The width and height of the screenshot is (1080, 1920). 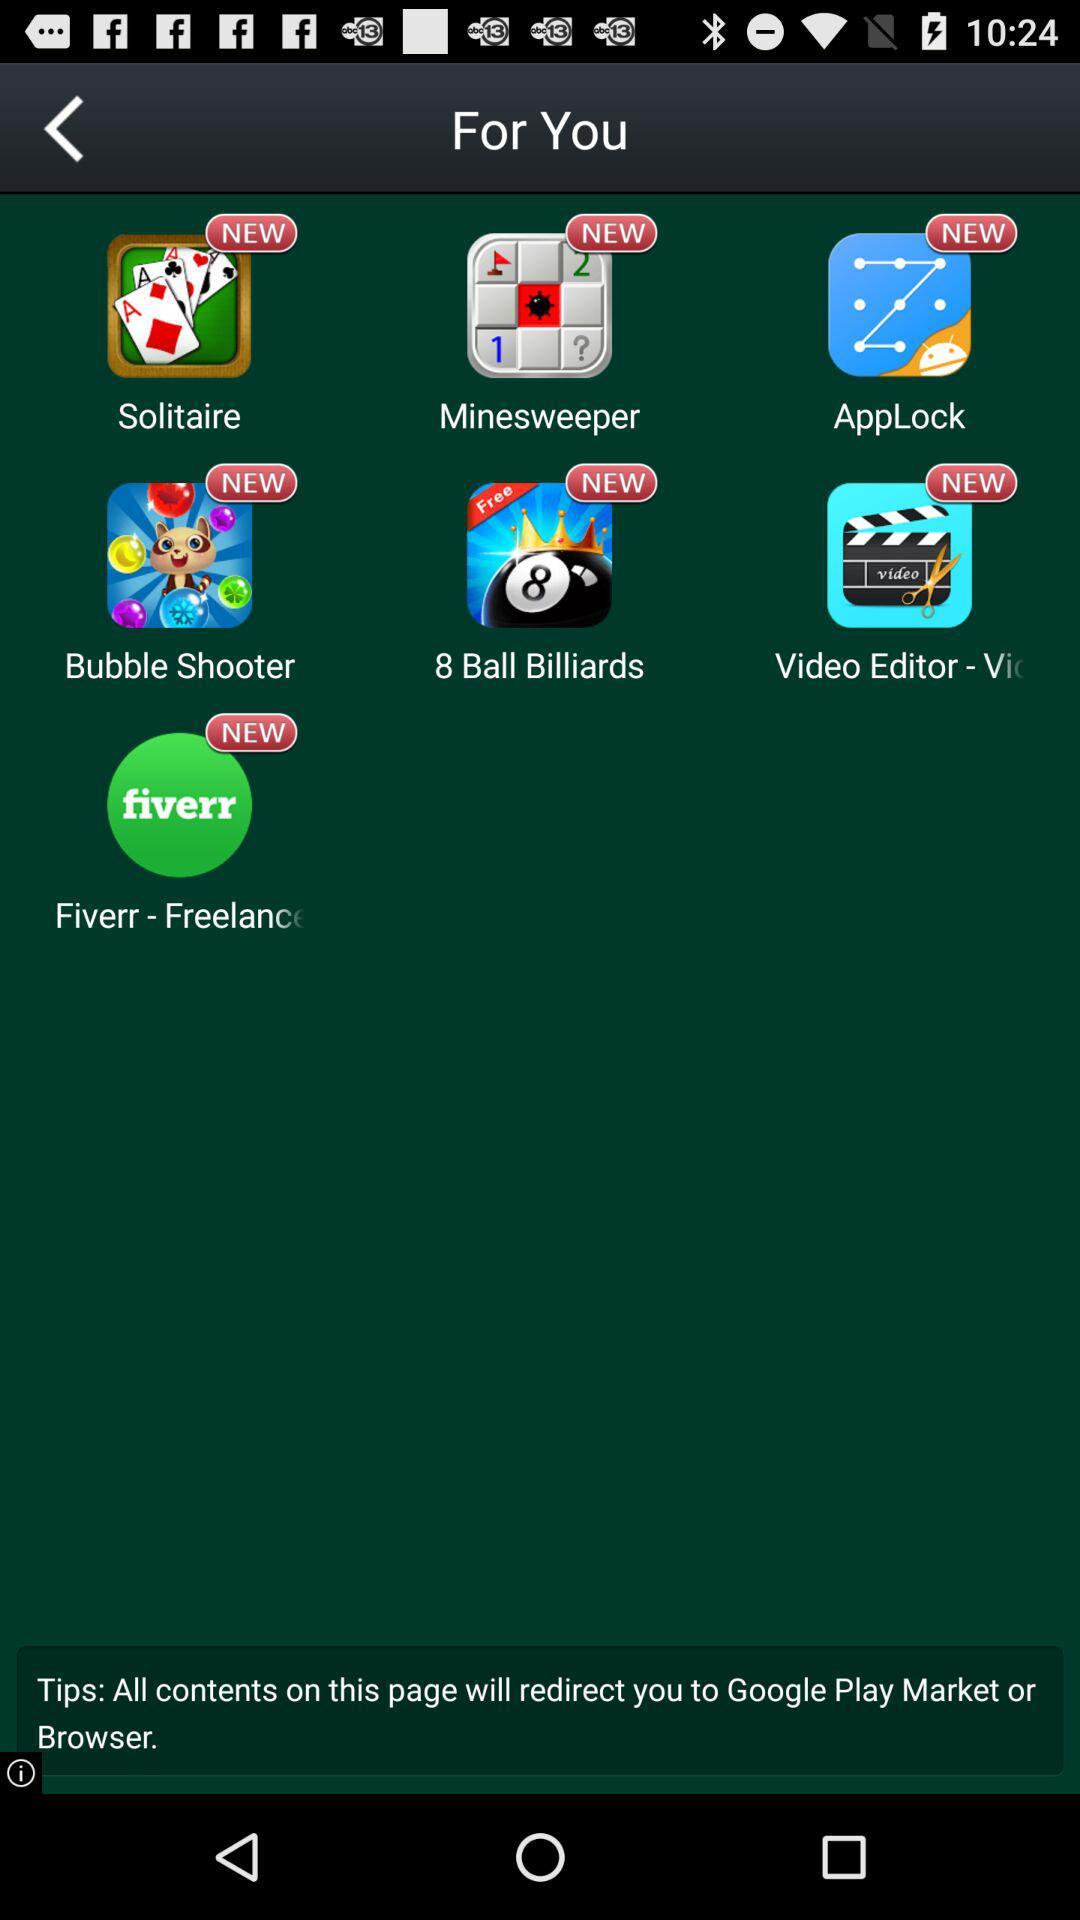 What do you see at coordinates (250, 732) in the screenshot?
I see `app above fiverr - freelance services item` at bounding box center [250, 732].